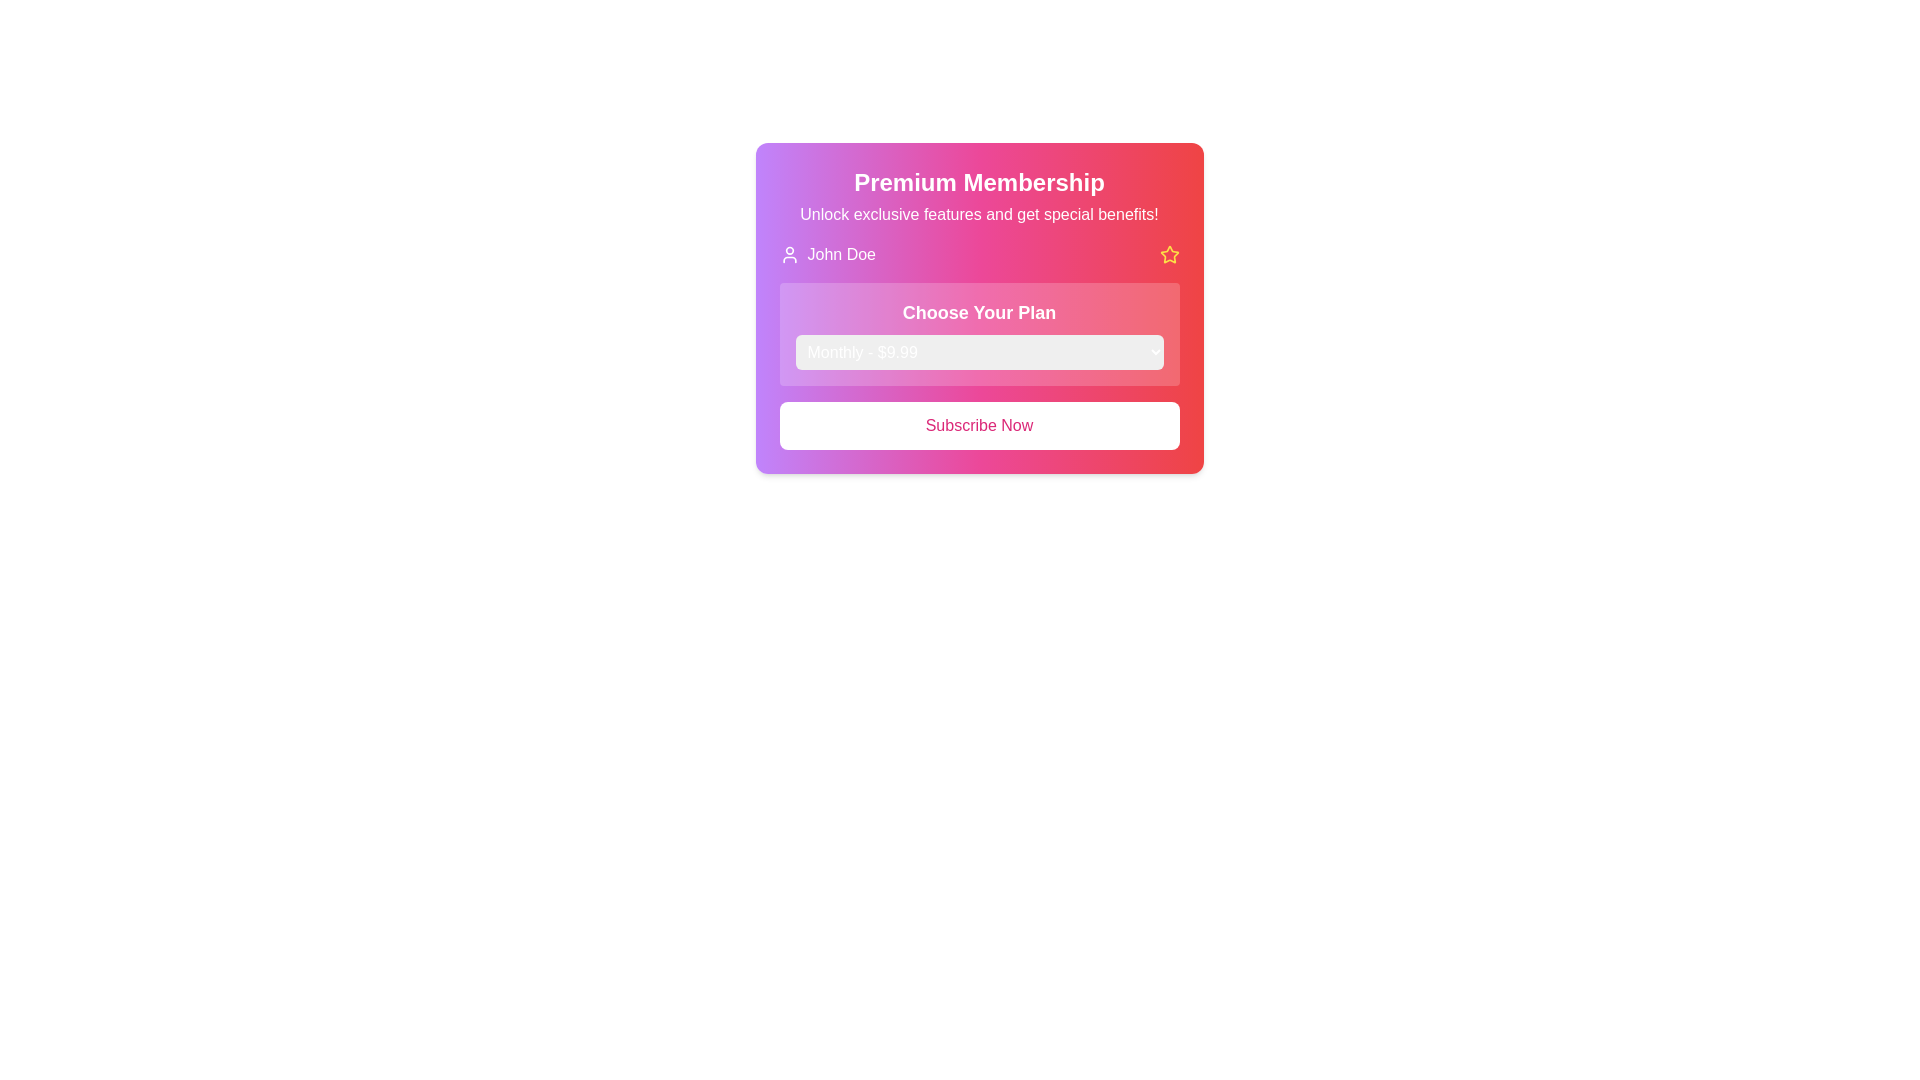 The height and width of the screenshot is (1080, 1920). What do you see at coordinates (979, 312) in the screenshot?
I see `the text label displaying 'Choose Your Plan', which is bold and large, located in a rectangular module with a gradient background` at bounding box center [979, 312].